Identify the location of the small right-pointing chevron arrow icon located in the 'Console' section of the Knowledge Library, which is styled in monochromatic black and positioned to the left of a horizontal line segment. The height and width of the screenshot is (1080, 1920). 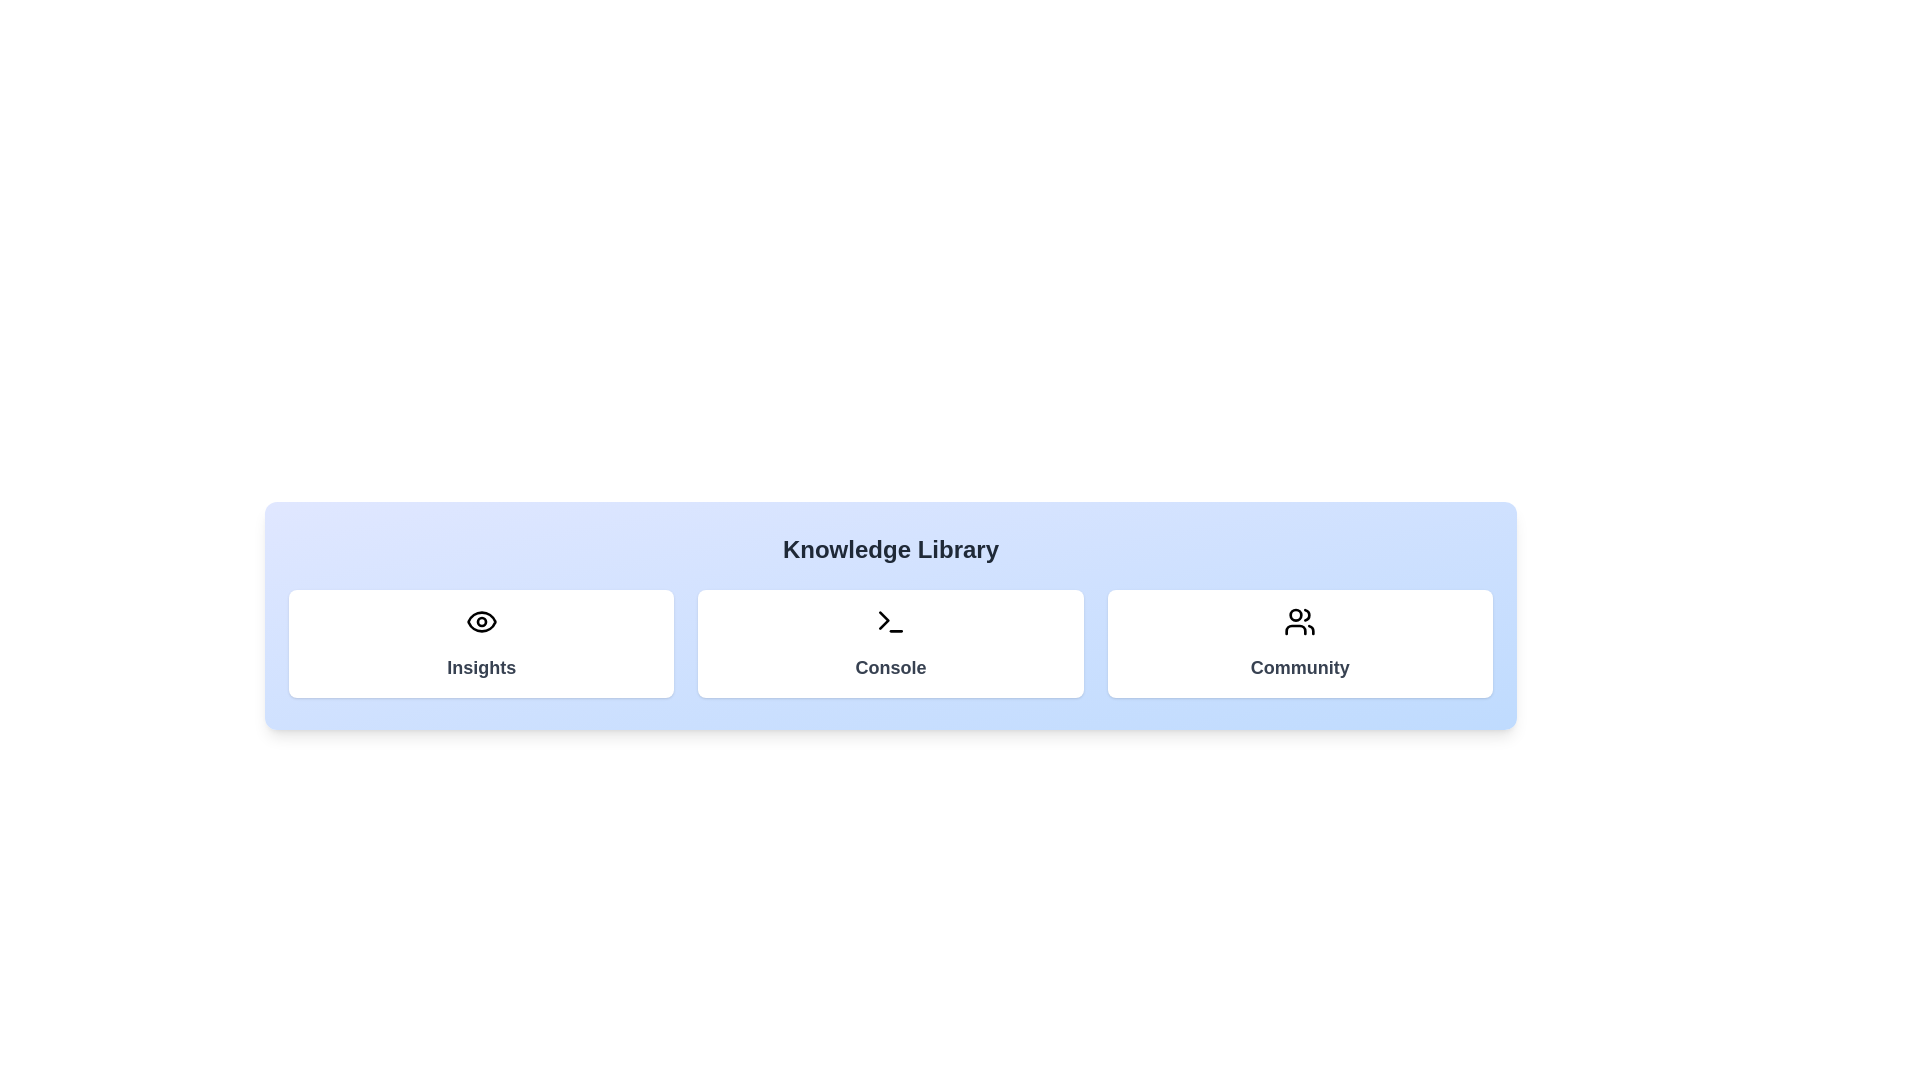
(883, 619).